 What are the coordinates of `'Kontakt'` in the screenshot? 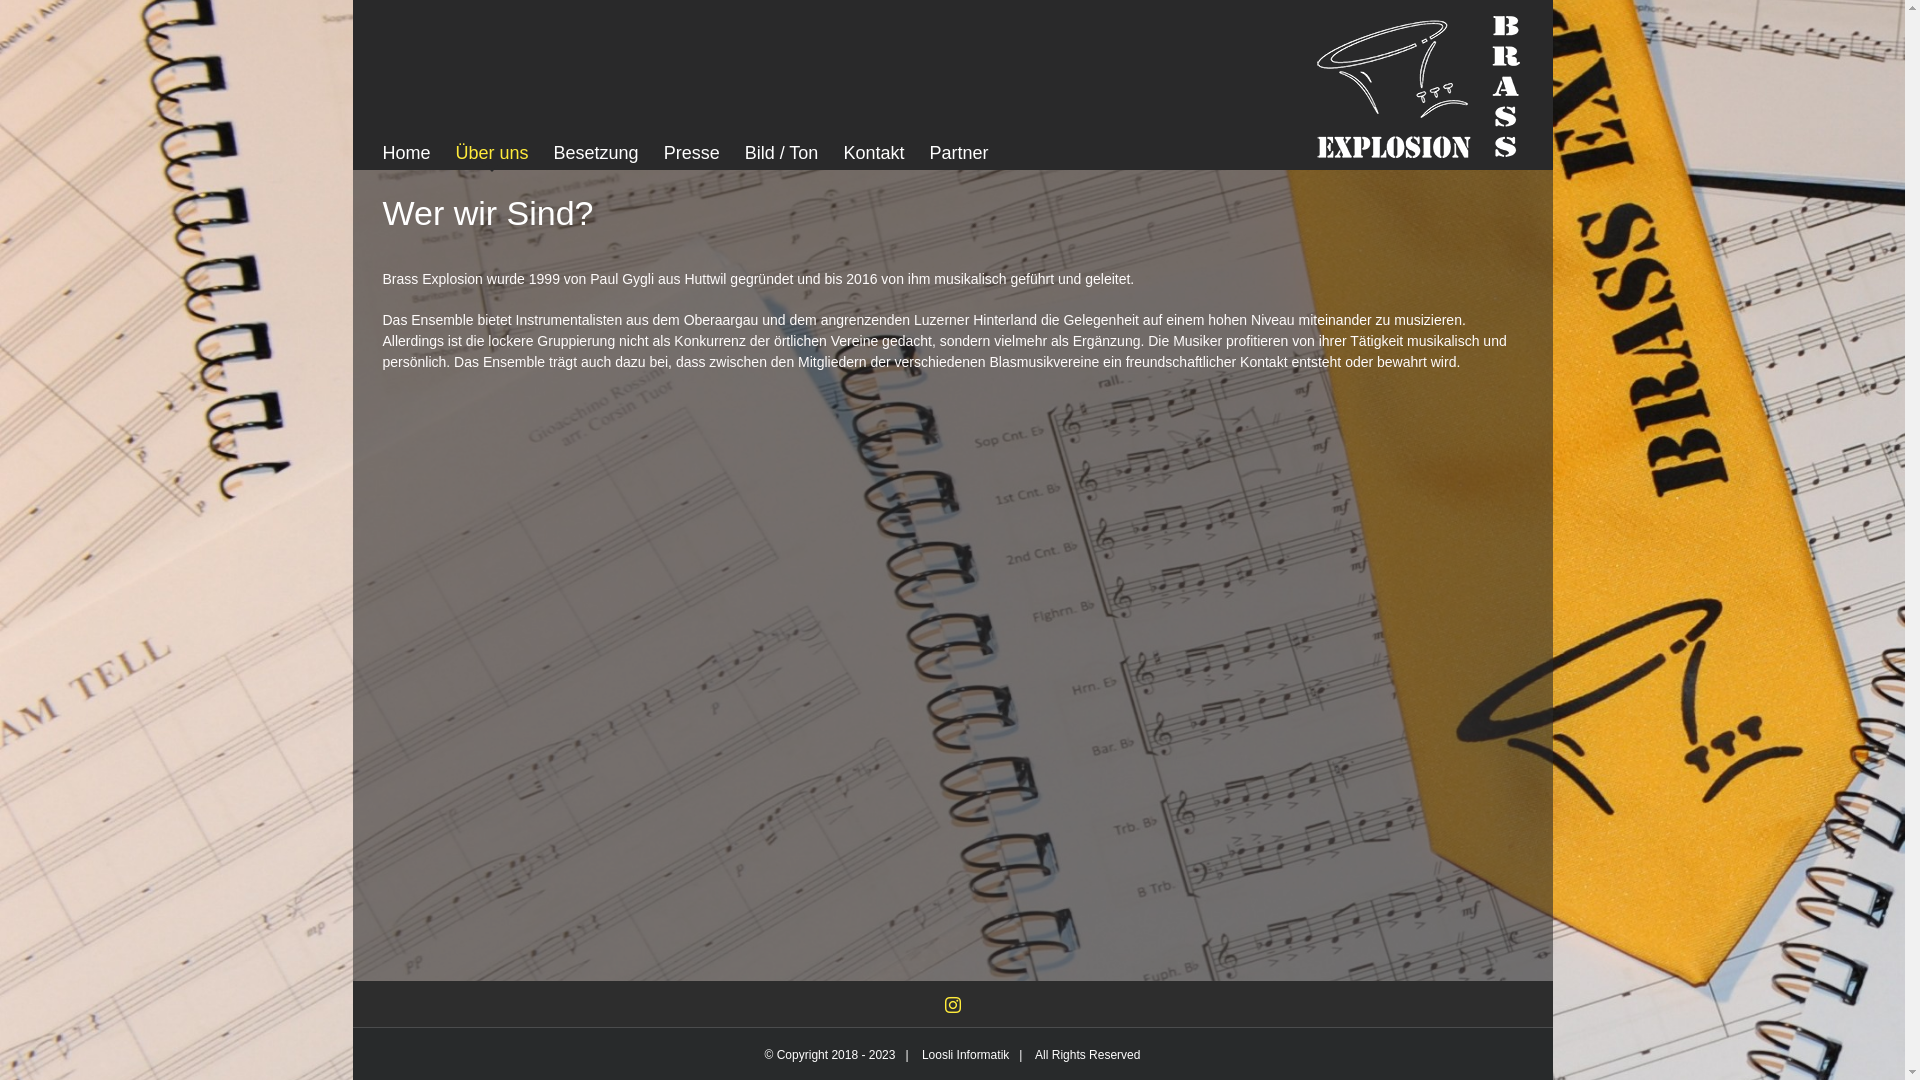 It's located at (873, 152).